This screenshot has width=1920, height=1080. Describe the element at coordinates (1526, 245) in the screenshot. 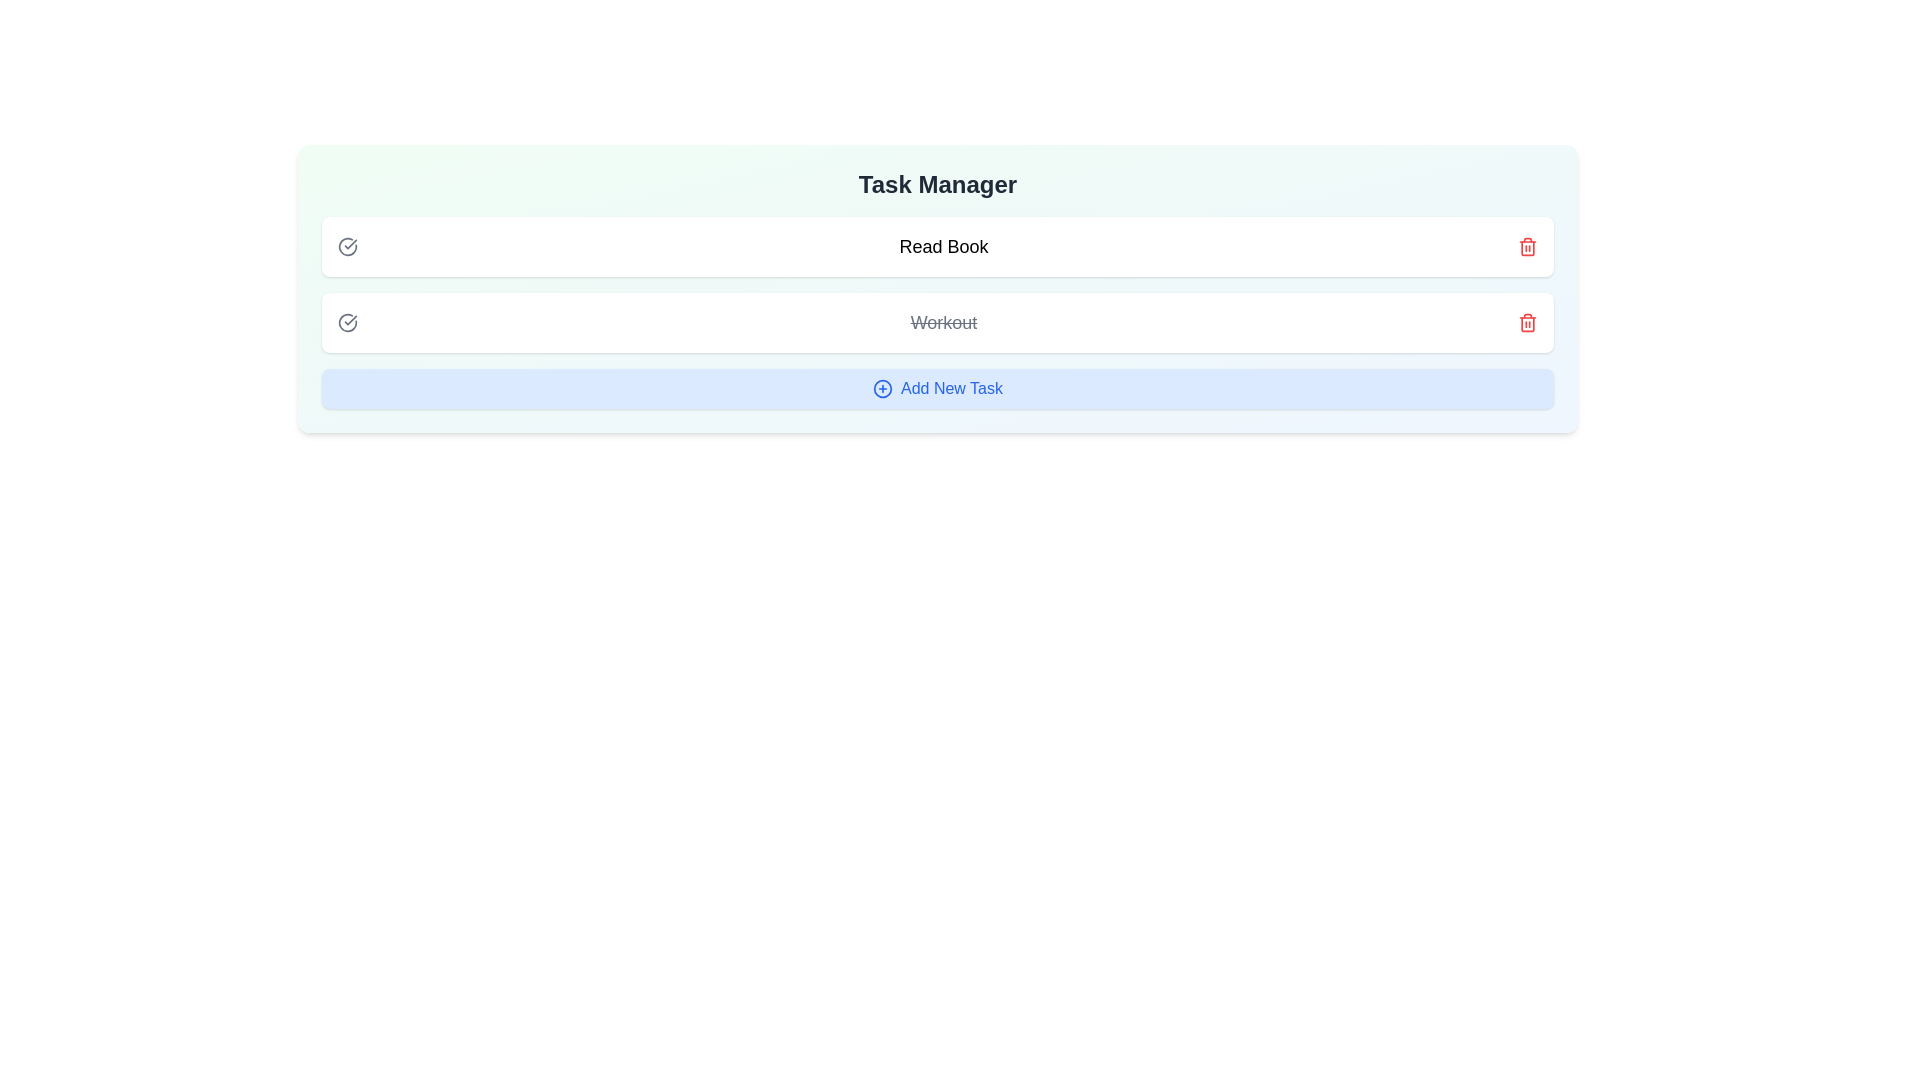

I see `the trash icon next to the task titled 'Read Book' to remove it` at that location.